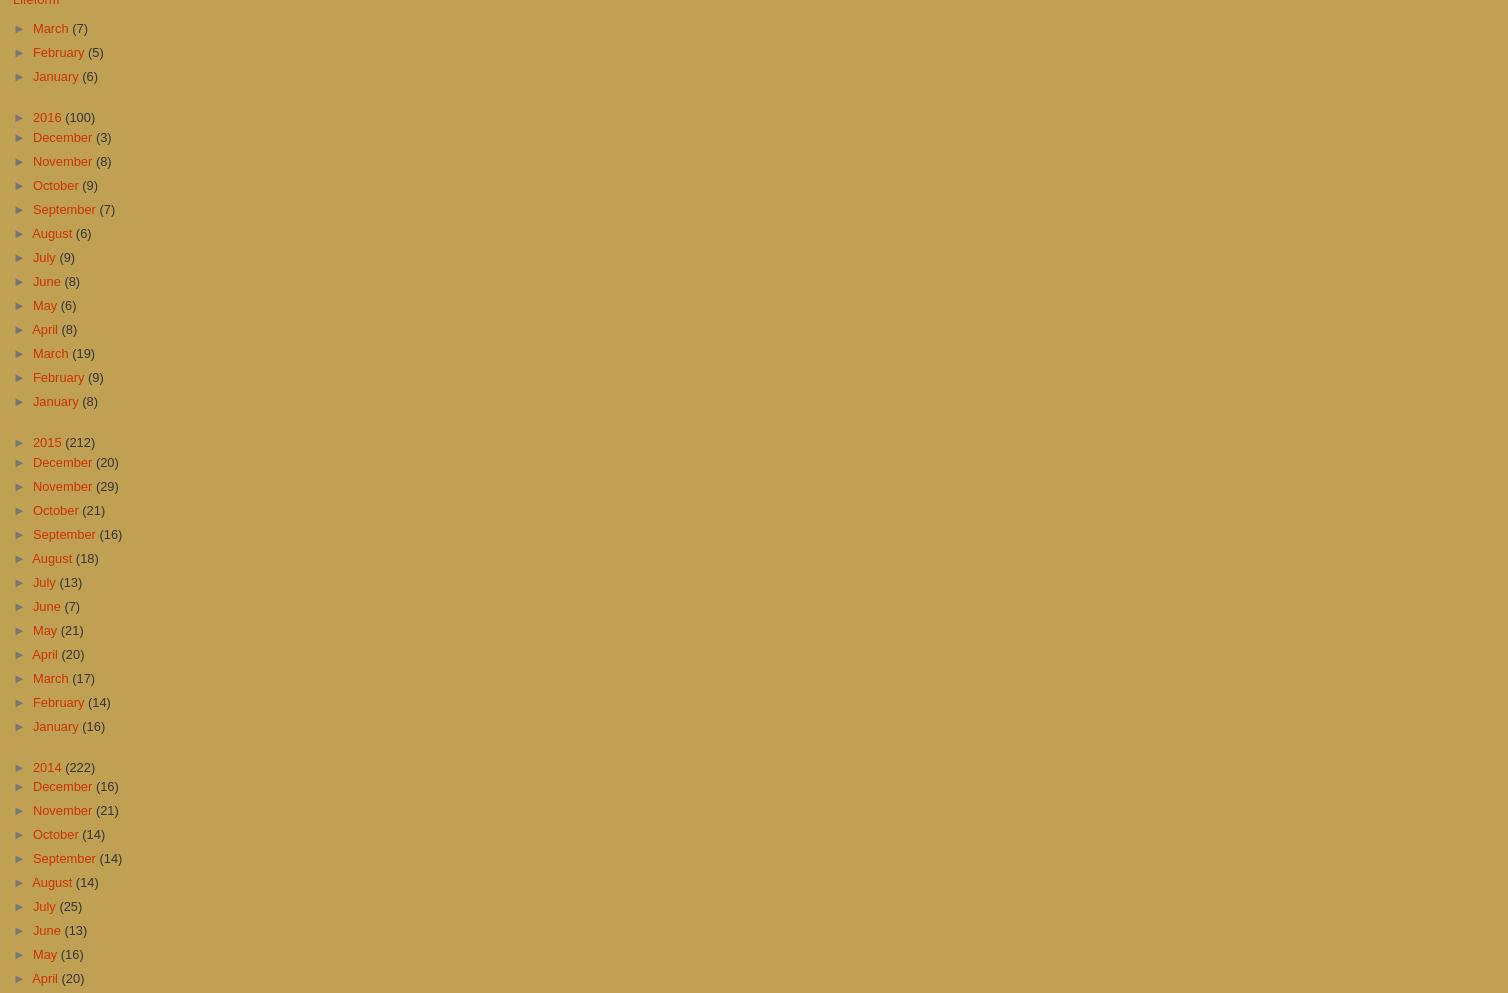 Image resolution: width=1508 pixels, height=993 pixels. Describe the element at coordinates (31, 117) in the screenshot. I see `'2016'` at that location.